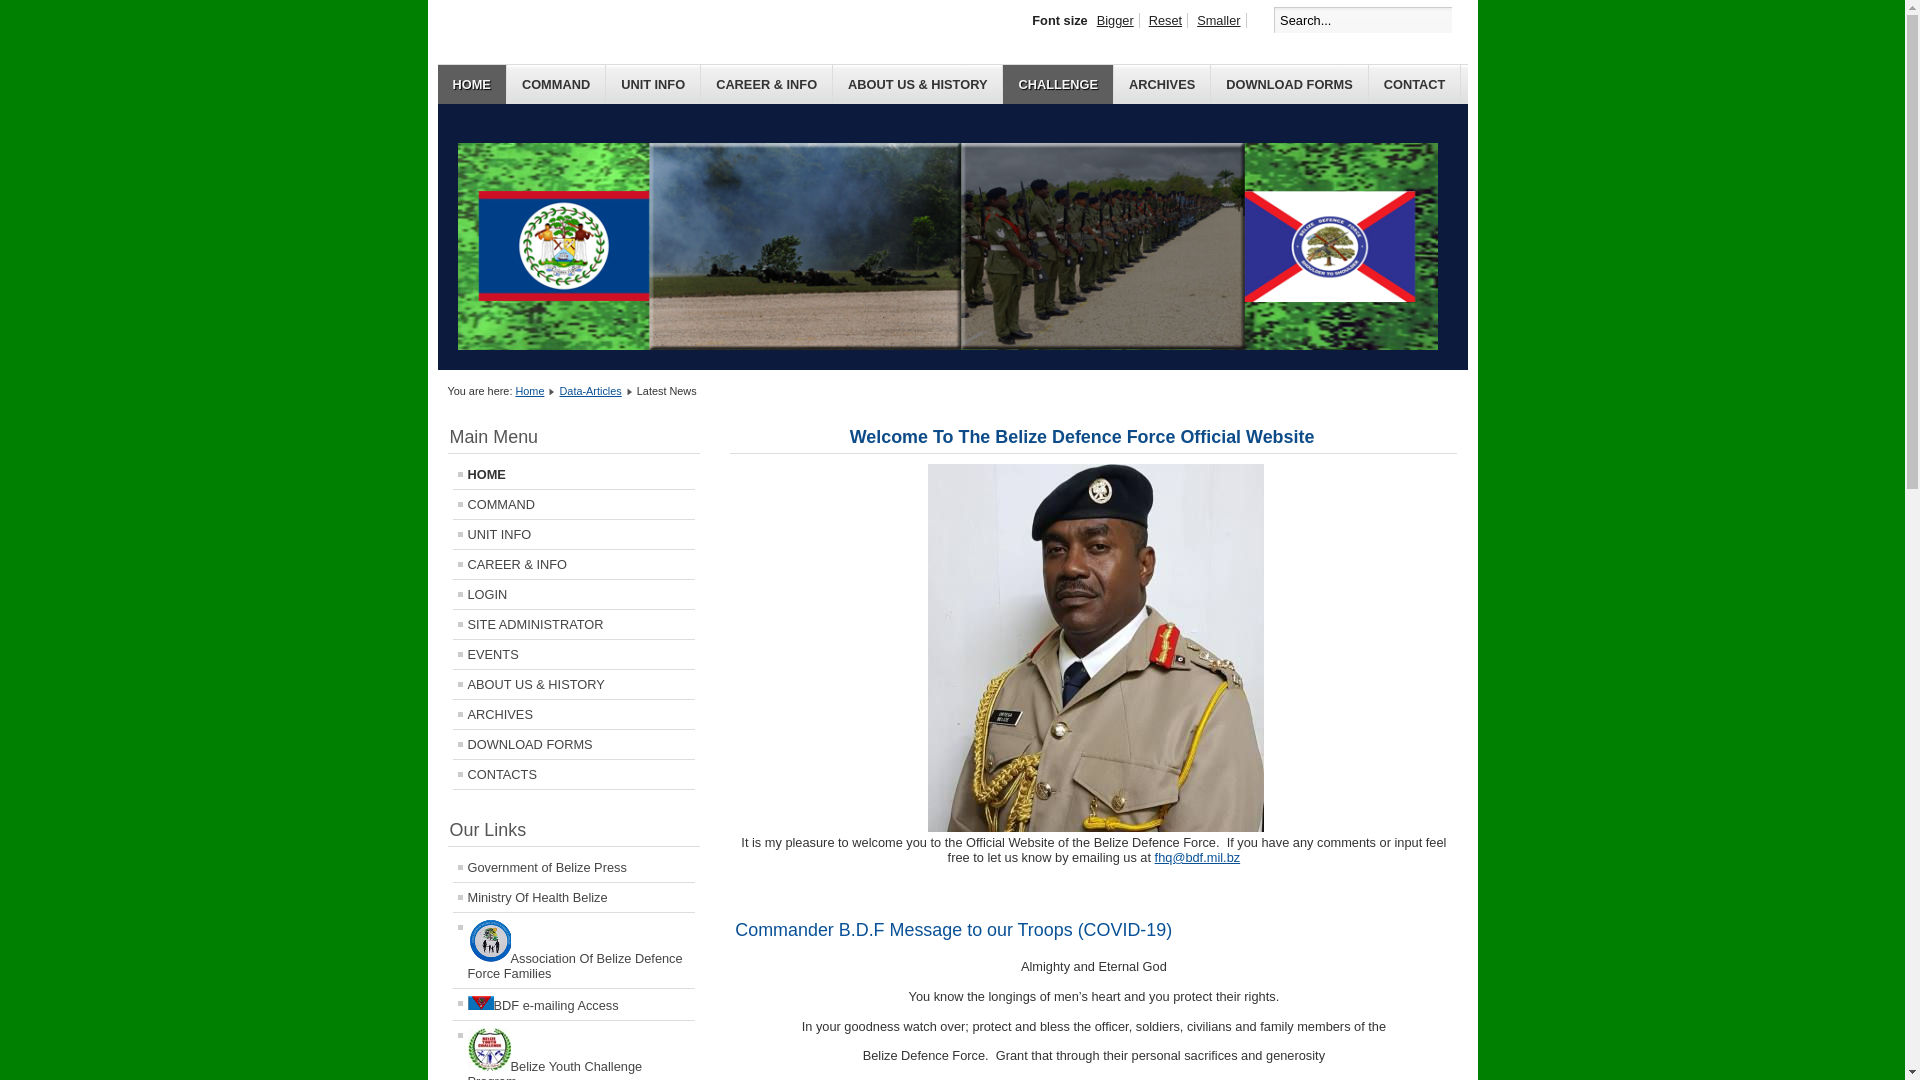  Describe the element at coordinates (1003, 83) in the screenshot. I see `'CHALLENGE'` at that location.